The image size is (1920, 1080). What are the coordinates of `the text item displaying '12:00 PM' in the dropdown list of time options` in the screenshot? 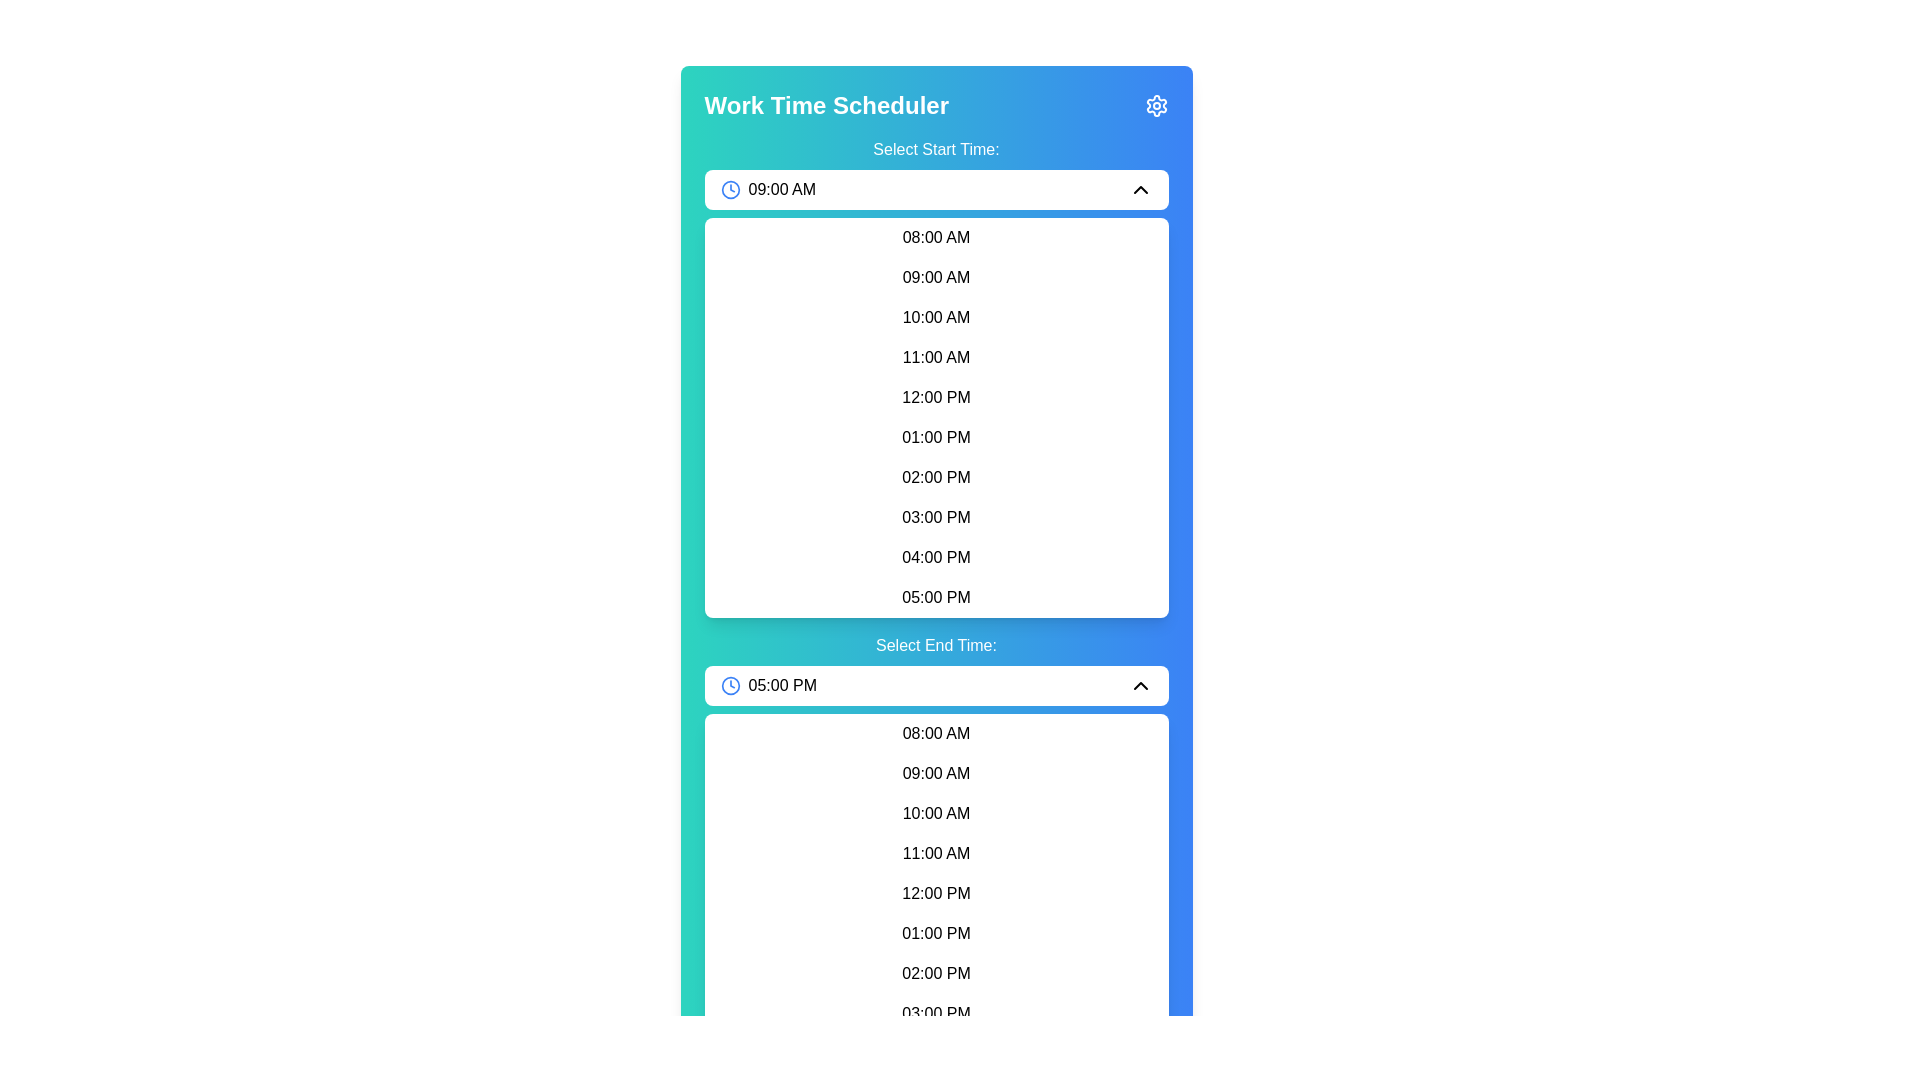 It's located at (935, 893).